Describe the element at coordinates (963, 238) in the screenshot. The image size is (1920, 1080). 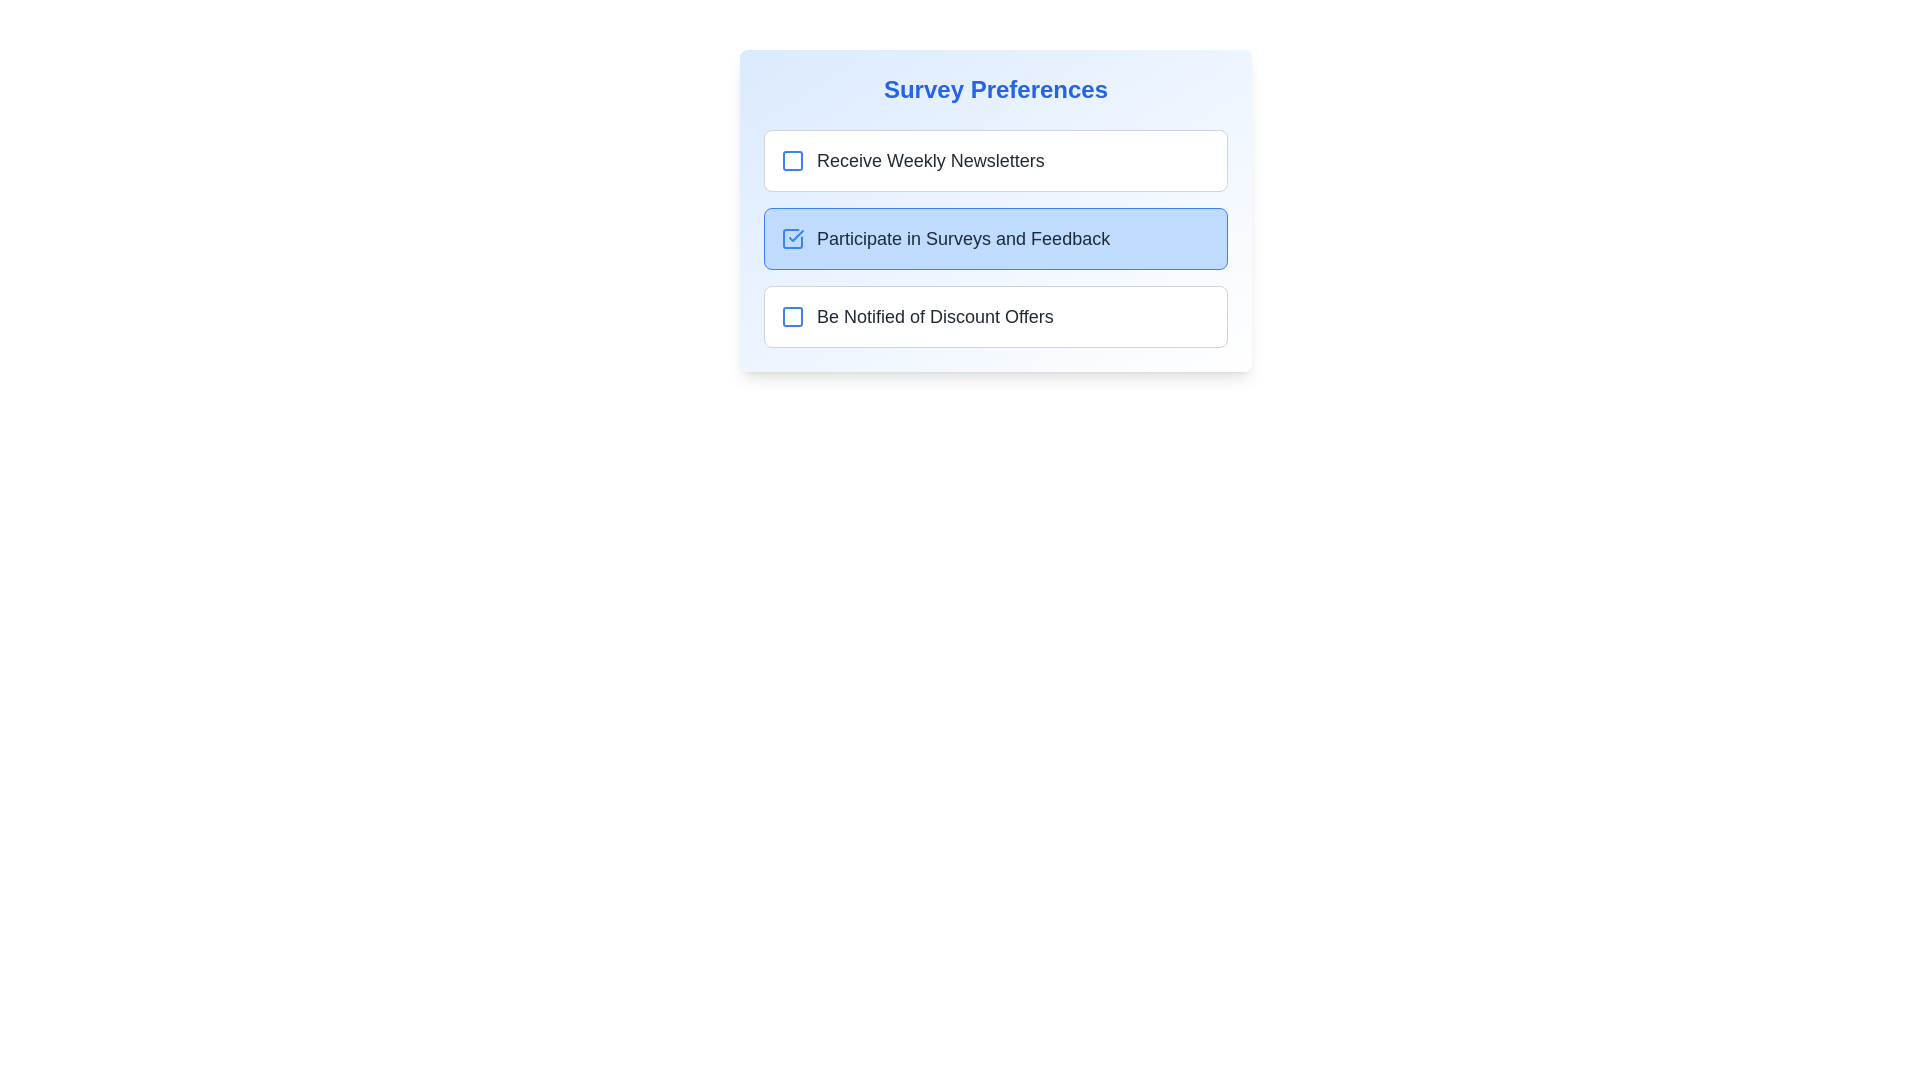
I see `the text label for the survey preference option, which is the second item in the vertical list within the 'Survey Preferences' panel, located next to a blue checkbox icon` at that location.